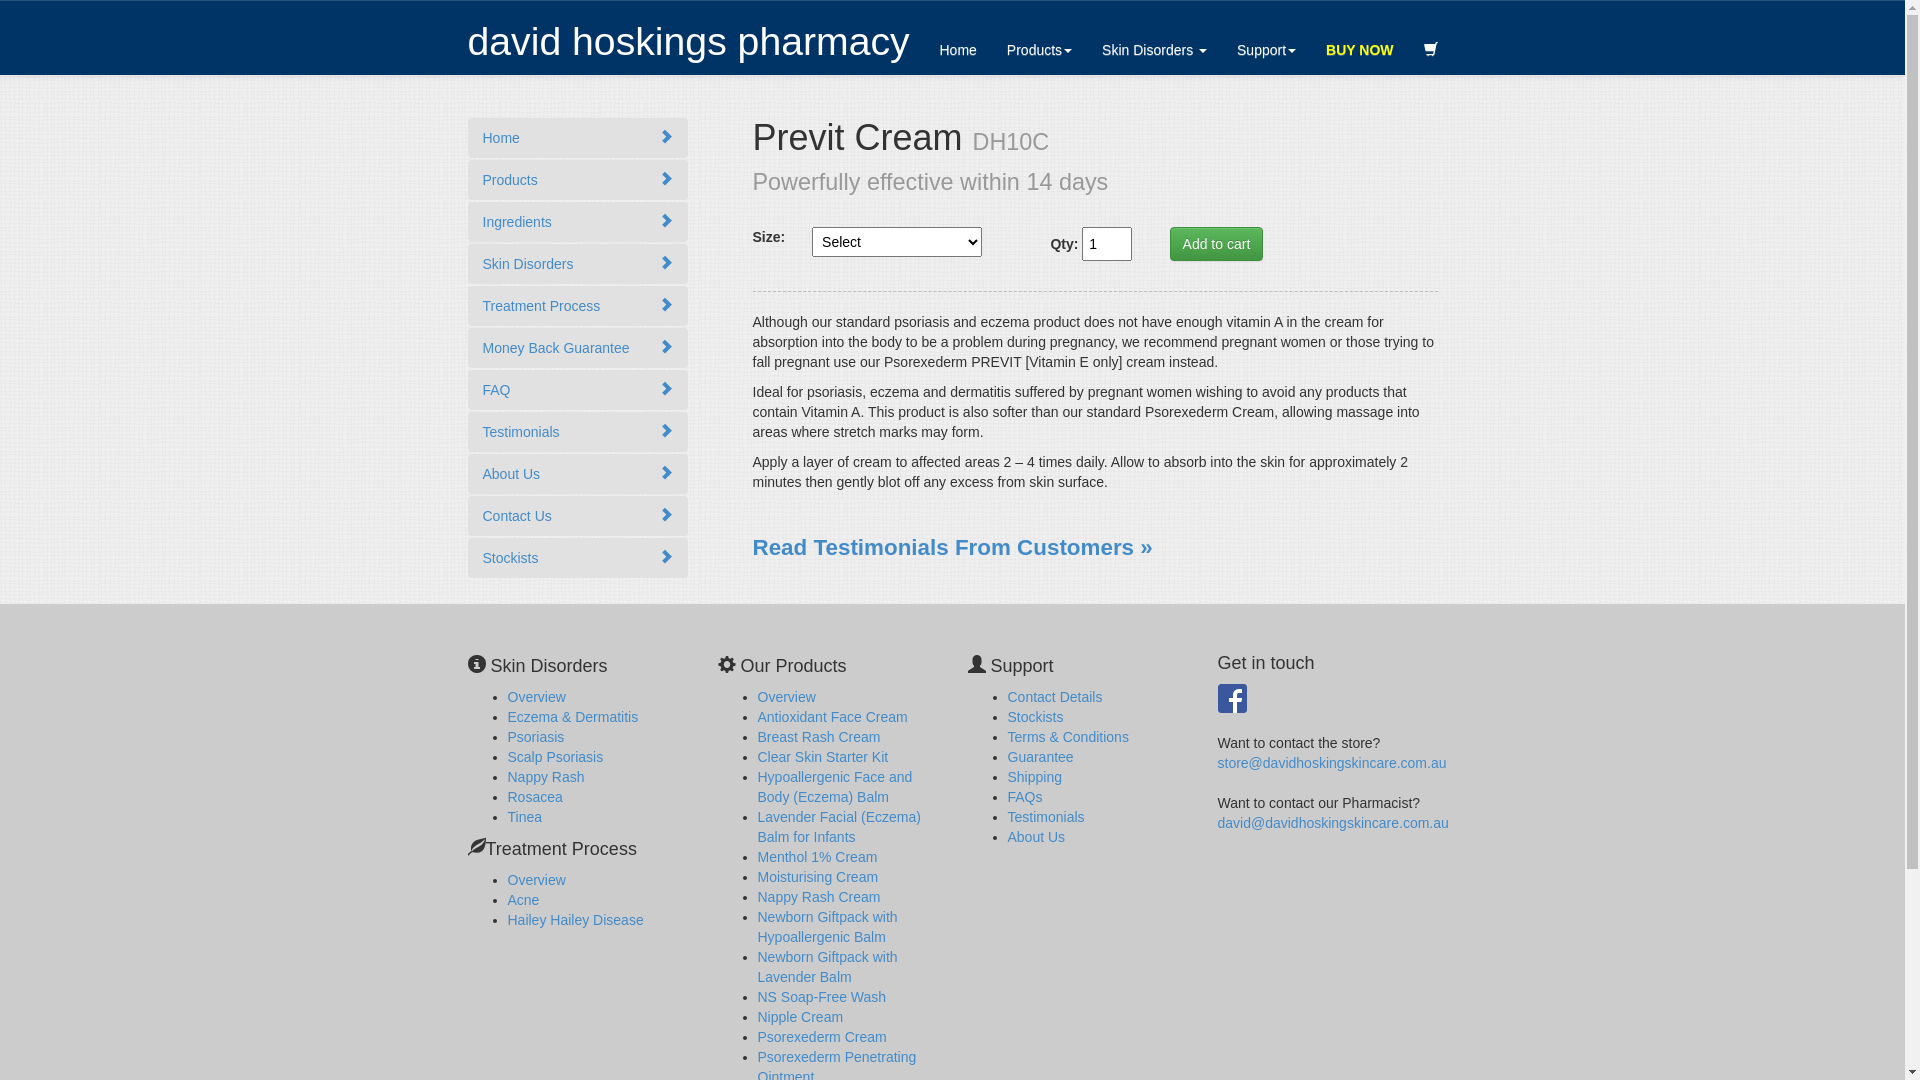 The height and width of the screenshot is (1080, 1920). I want to click on 'Antioxidant Face Cream', so click(833, 716).